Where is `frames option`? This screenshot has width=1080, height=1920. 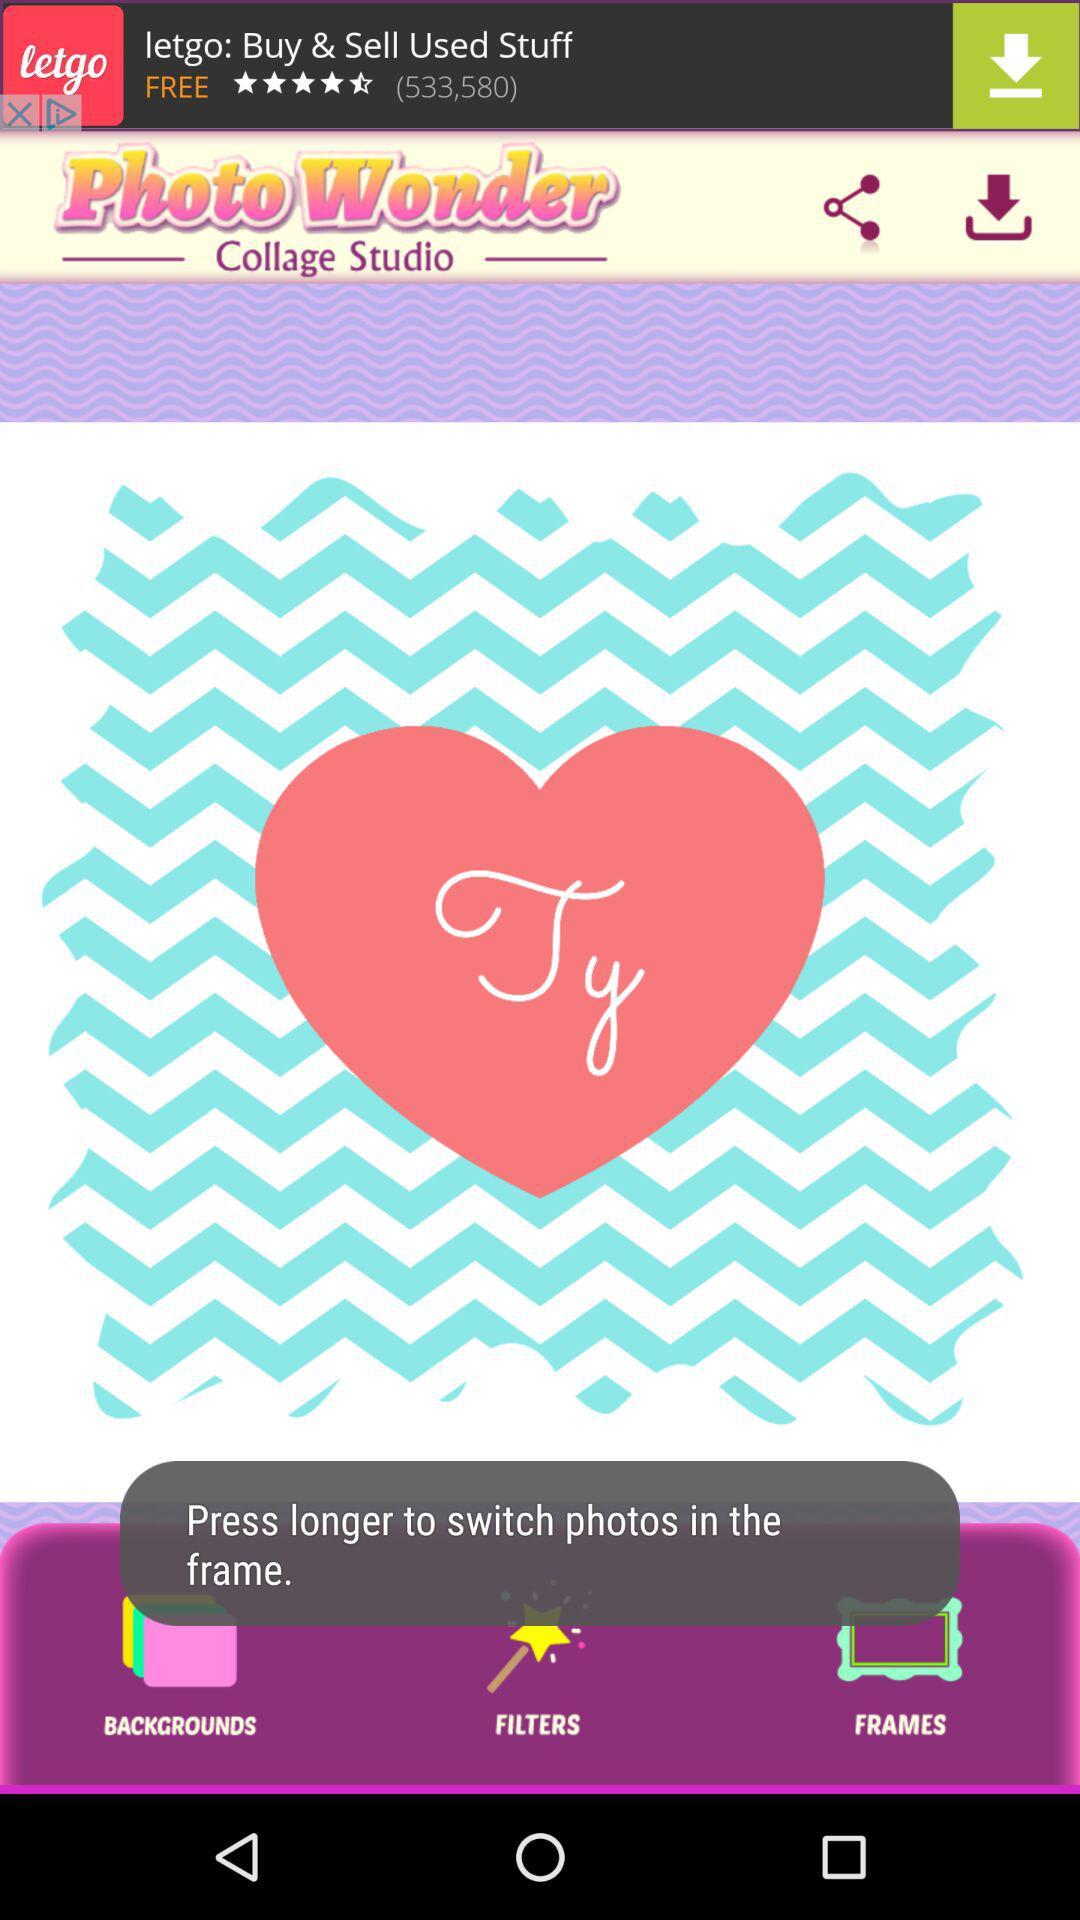
frames option is located at coordinates (898, 1658).